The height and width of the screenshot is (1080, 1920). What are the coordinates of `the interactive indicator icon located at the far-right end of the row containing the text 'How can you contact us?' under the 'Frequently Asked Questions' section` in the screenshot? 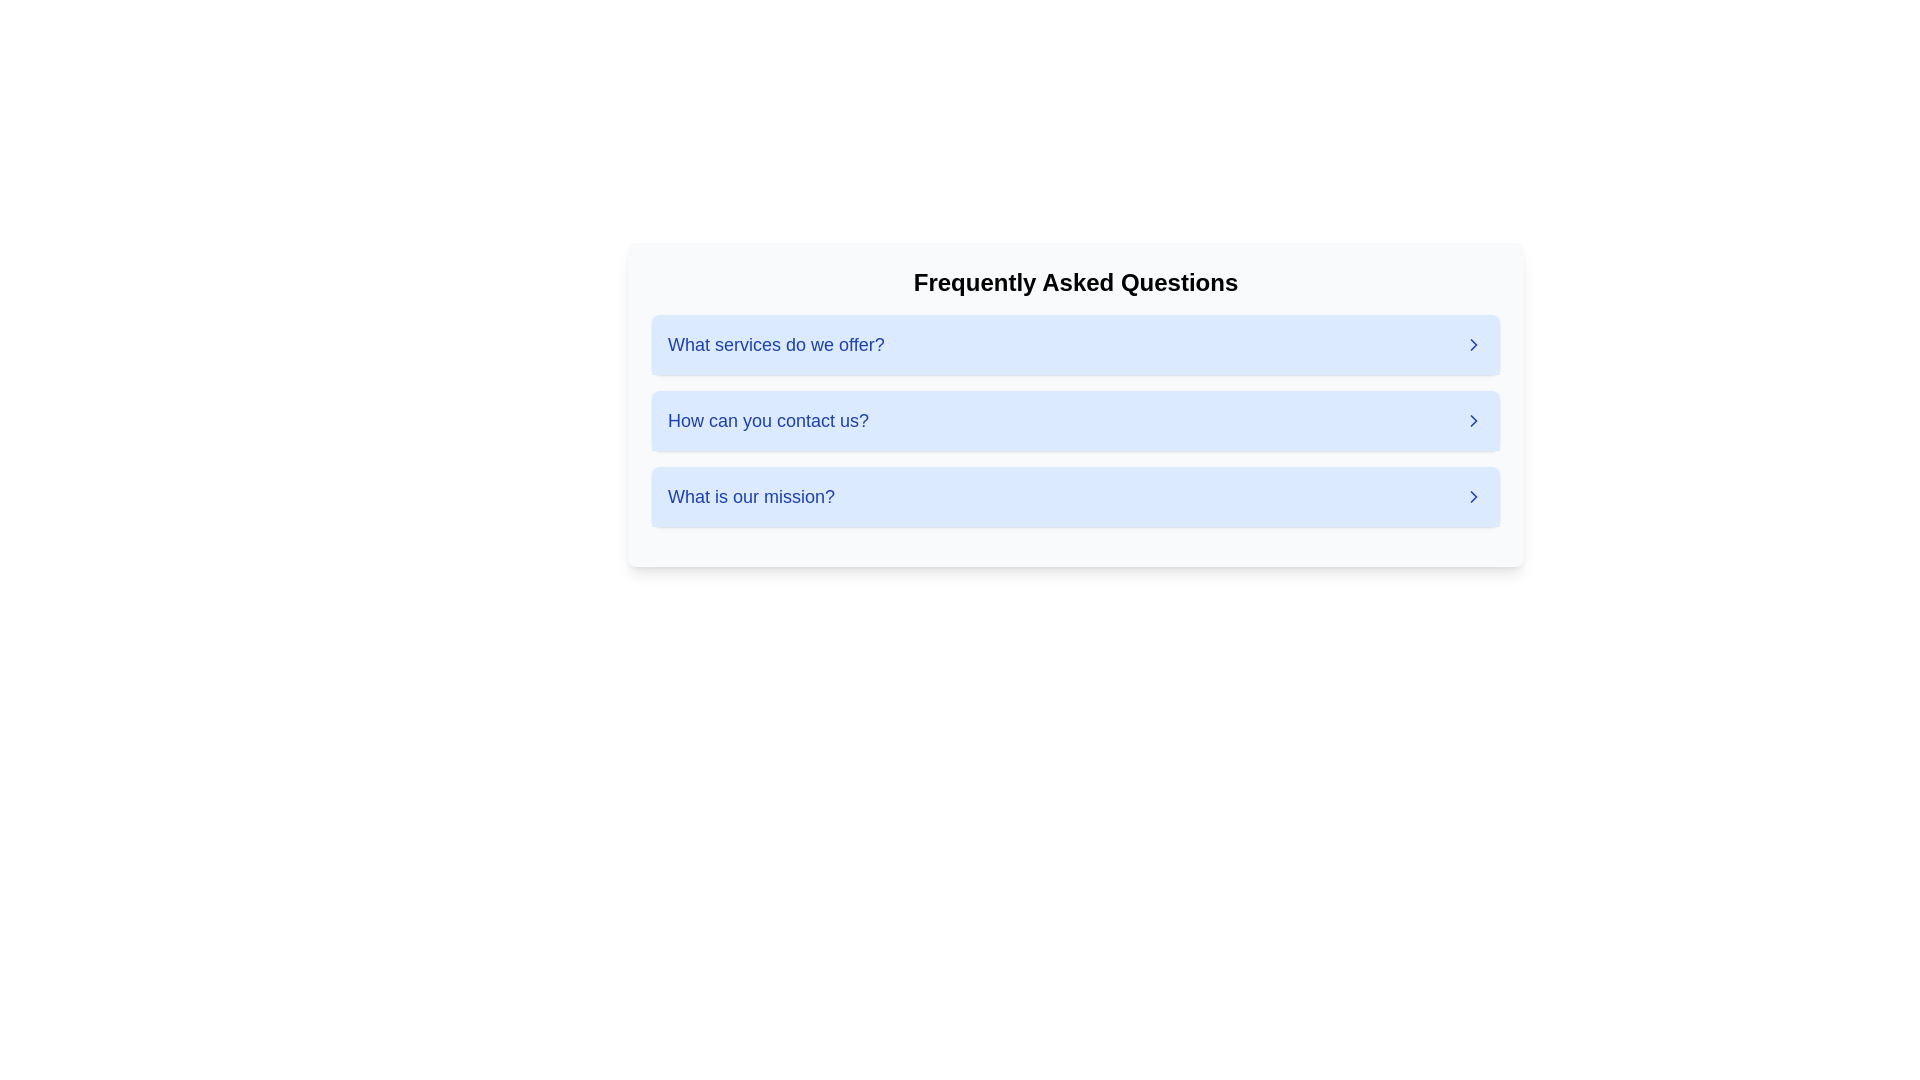 It's located at (1473, 419).